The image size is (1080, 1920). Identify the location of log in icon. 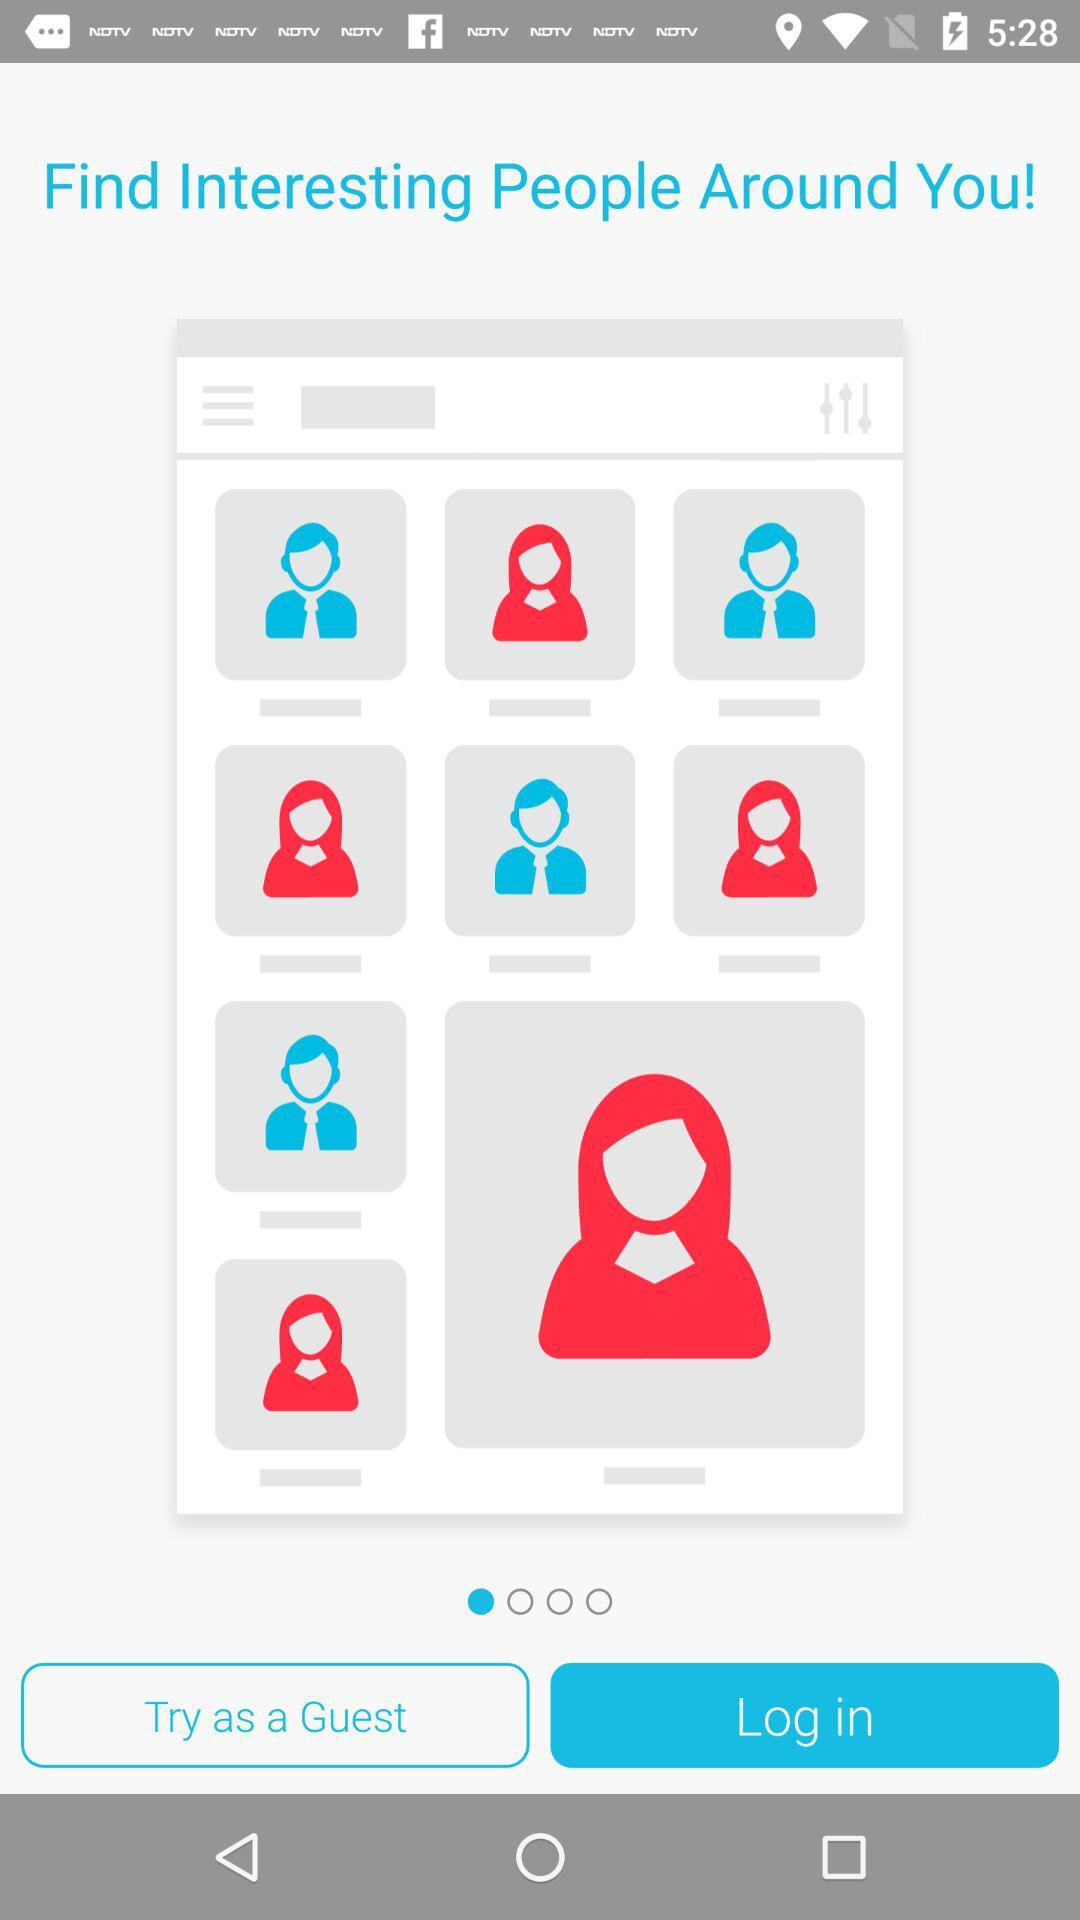
(803, 1714).